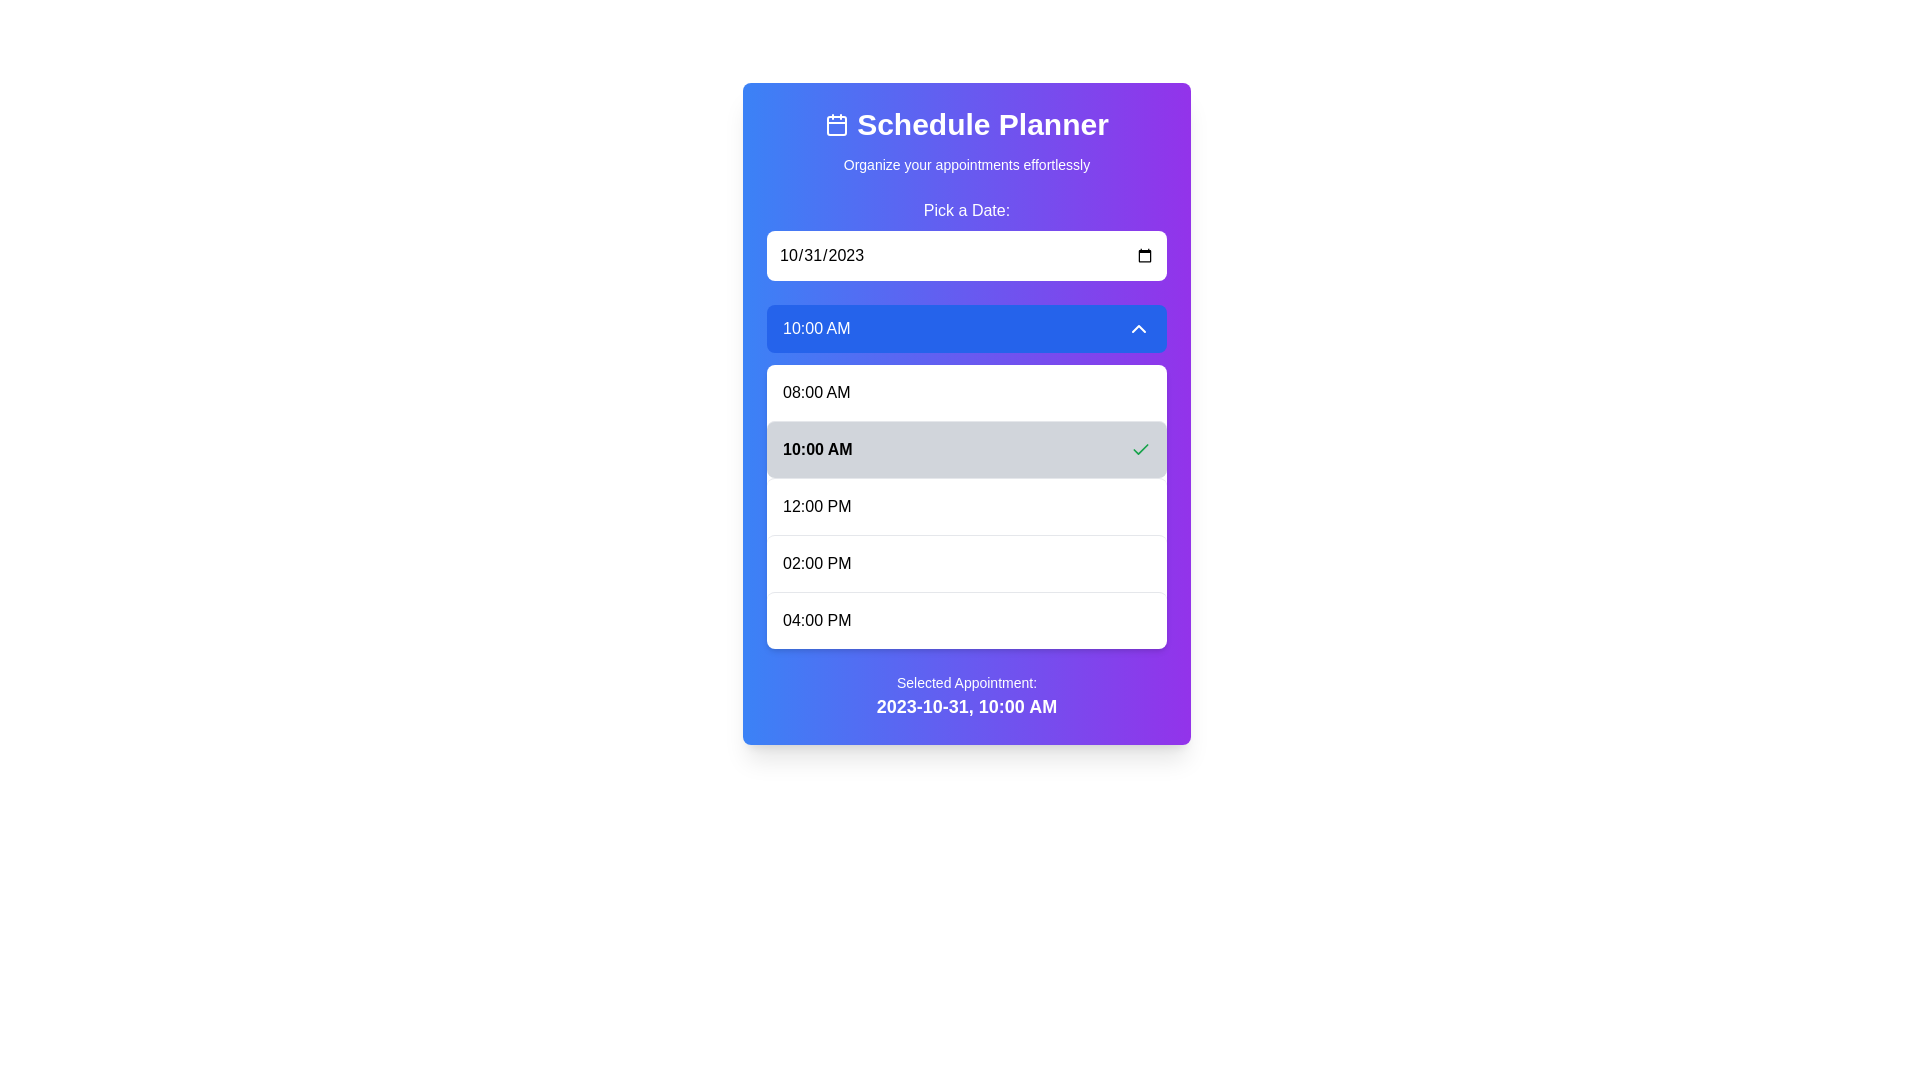 This screenshot has width=1920, height=1080. What do you see at coordinates (966, 619) in the screenshot?
I see `to select the time slot '04:00 PM' from the dropdown list of appointment times` at bounding box center [966, 619].